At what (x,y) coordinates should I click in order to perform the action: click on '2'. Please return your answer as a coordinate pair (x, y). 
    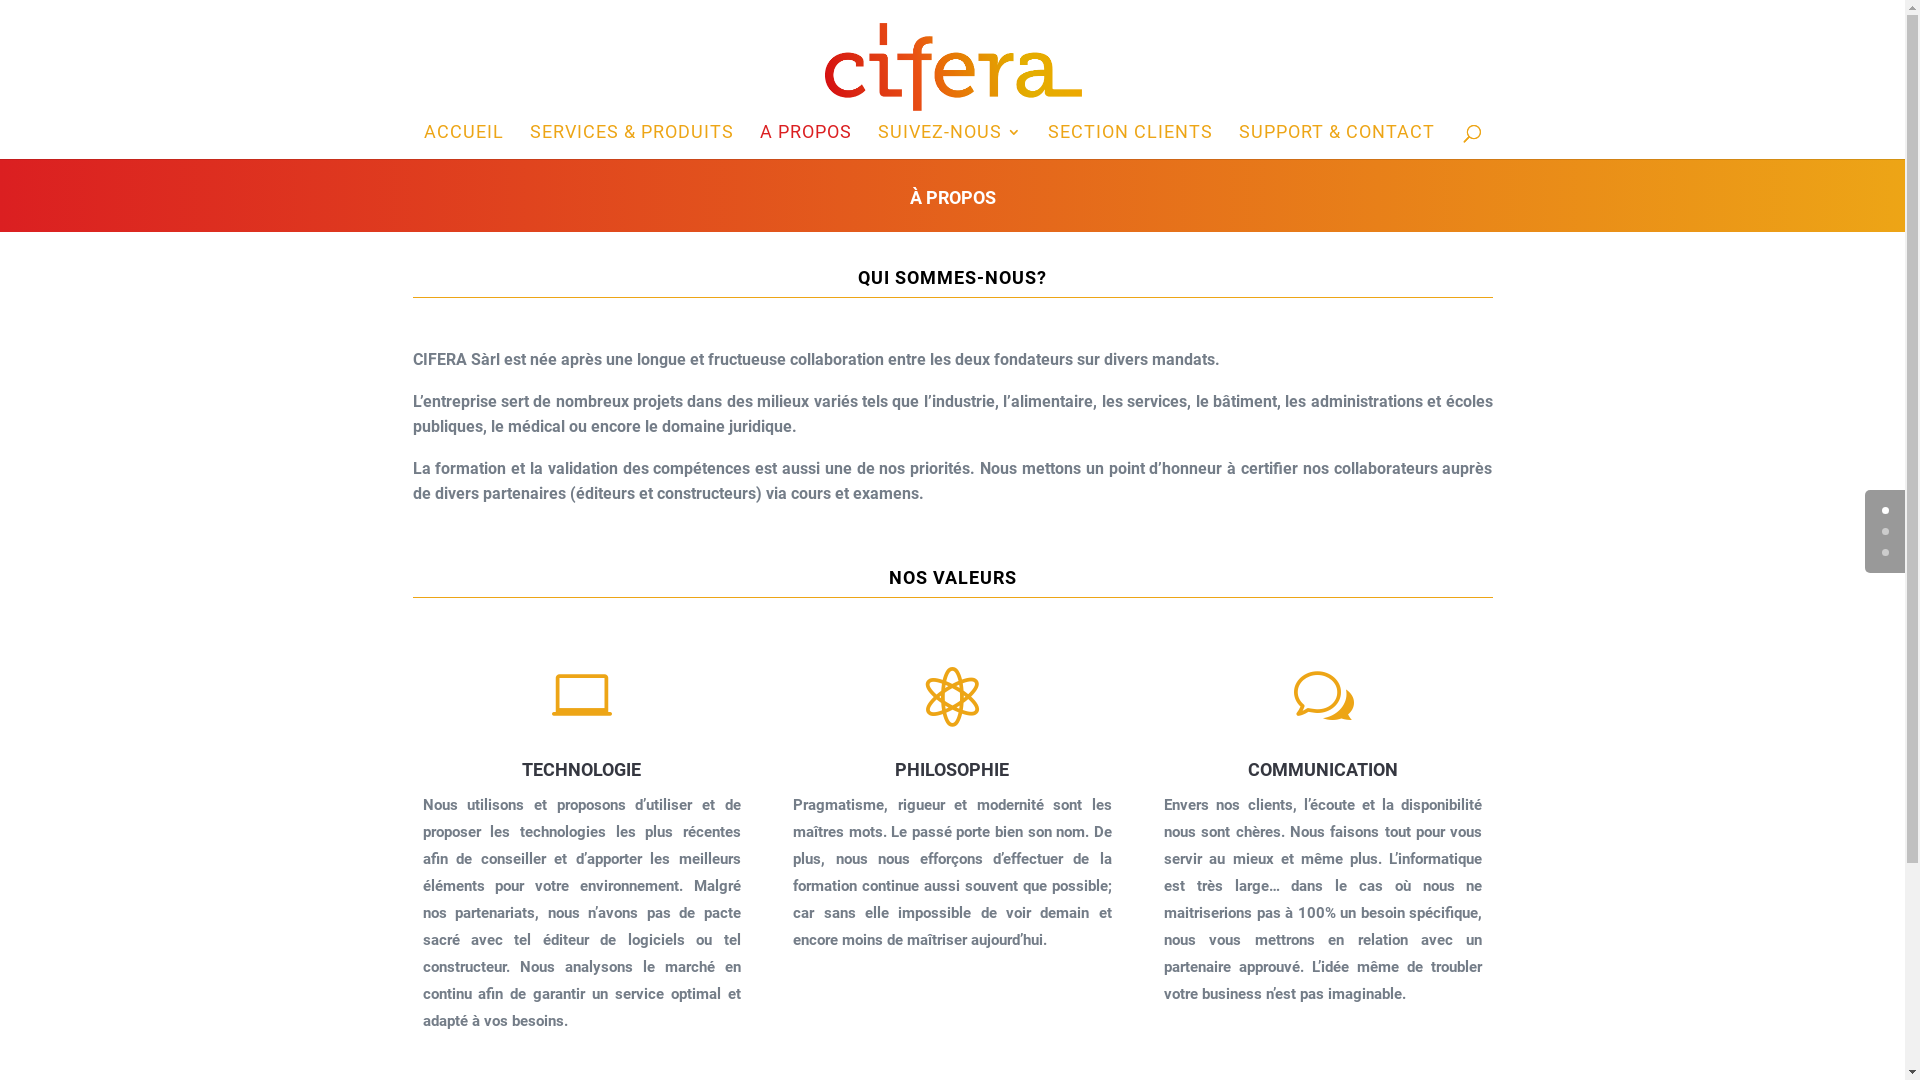
    Looking at the image, I should click on (1880, 552).